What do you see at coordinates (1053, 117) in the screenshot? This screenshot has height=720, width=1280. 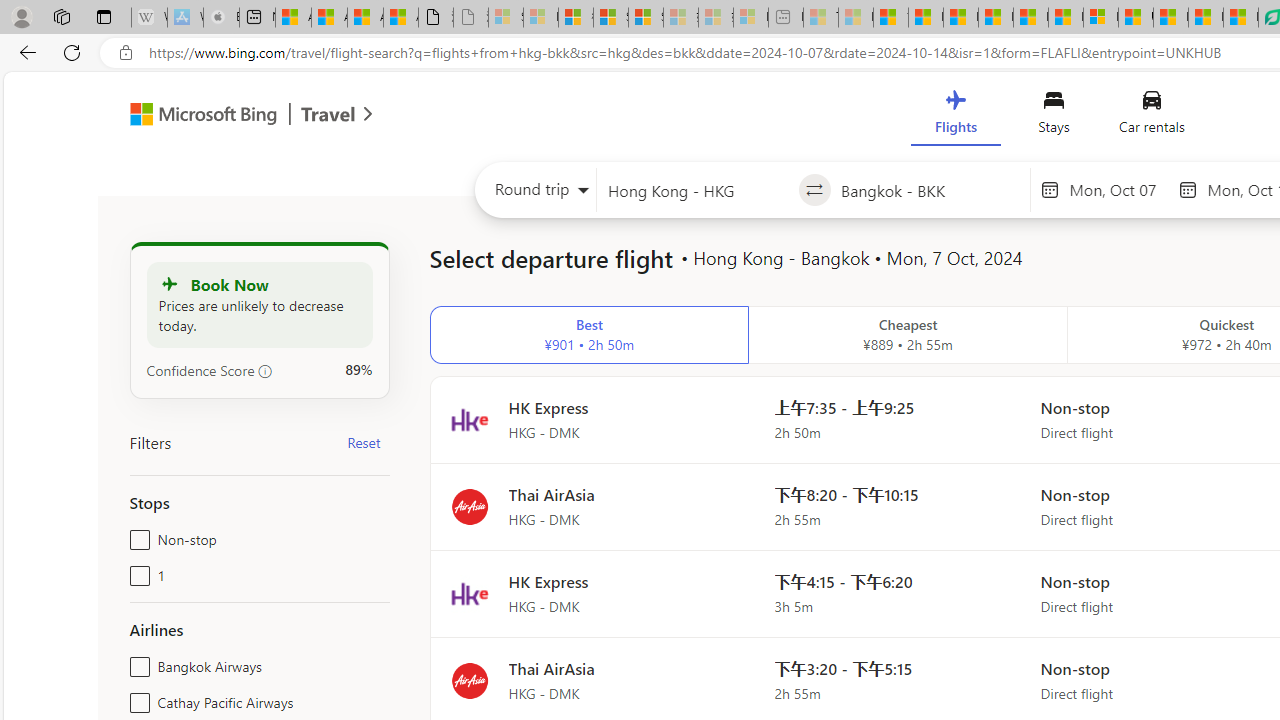 I see `'Stays'` at bounding box center [1053, 117].